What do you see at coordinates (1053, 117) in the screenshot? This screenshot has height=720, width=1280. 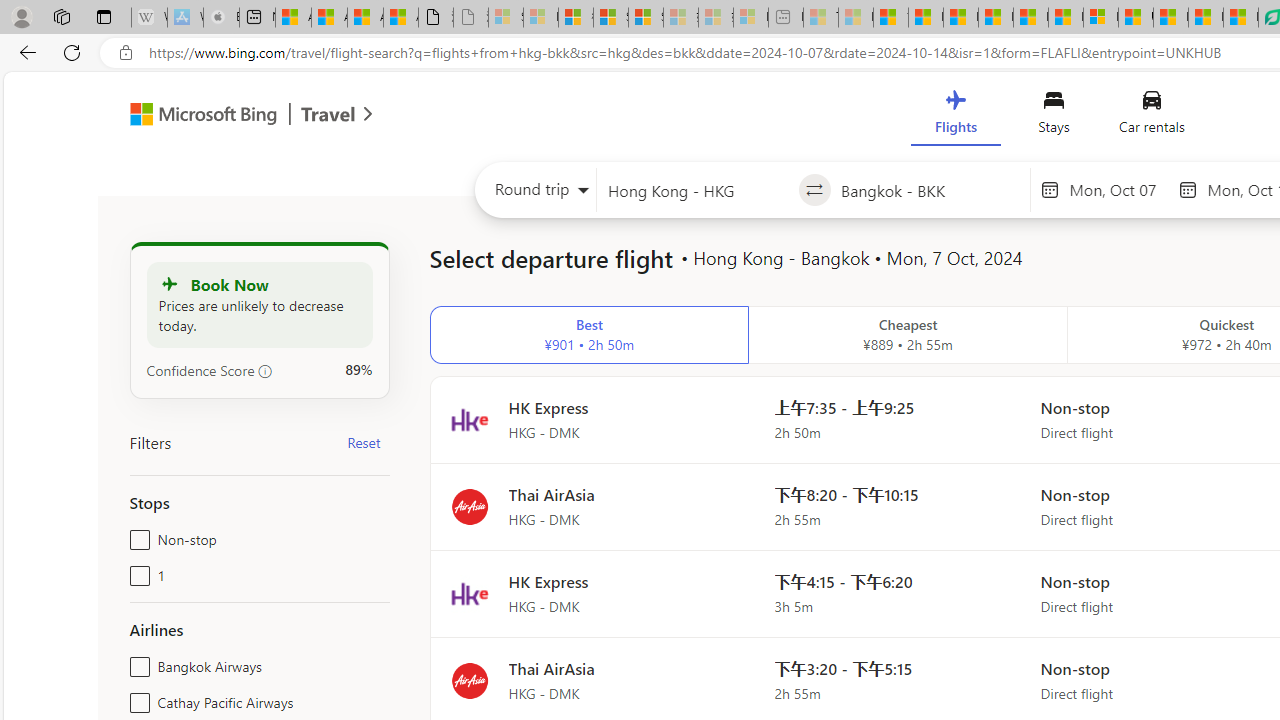 I see `'Stays'` at bounding box center [1053, 117].